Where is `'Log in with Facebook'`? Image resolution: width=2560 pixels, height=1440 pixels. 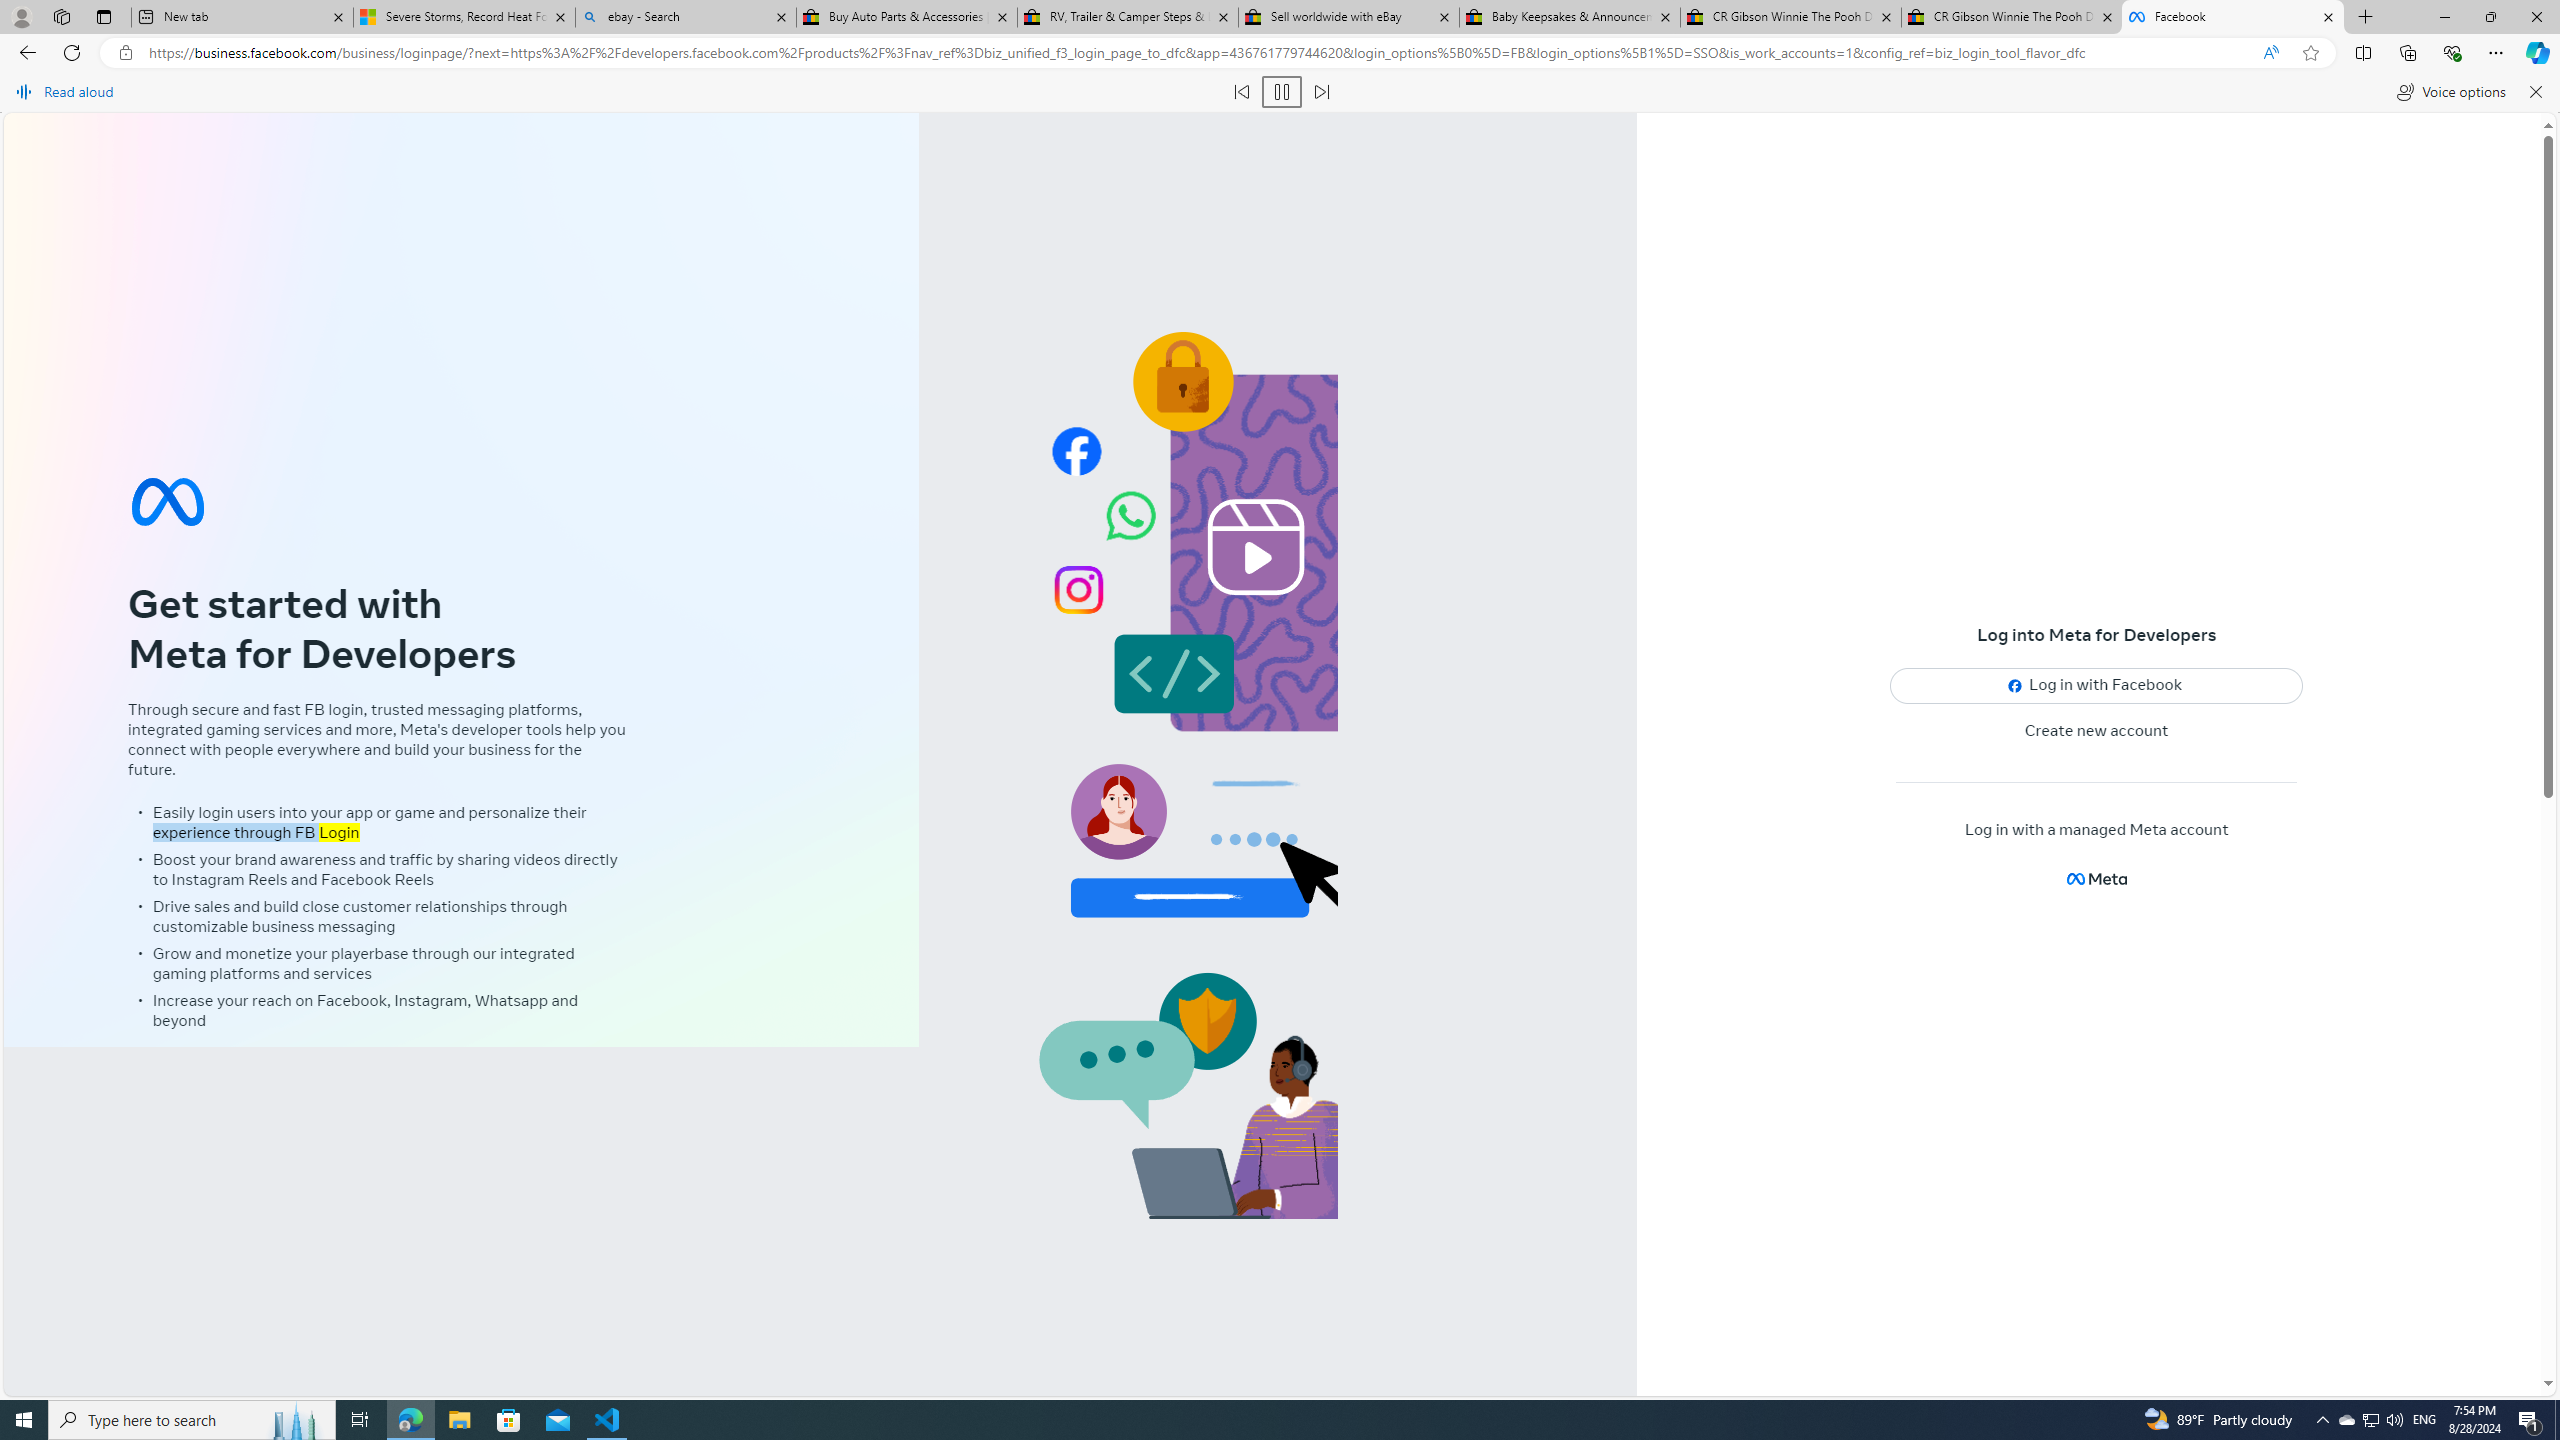
'Log in with Facebook' is located at coordinates (2095, 685).